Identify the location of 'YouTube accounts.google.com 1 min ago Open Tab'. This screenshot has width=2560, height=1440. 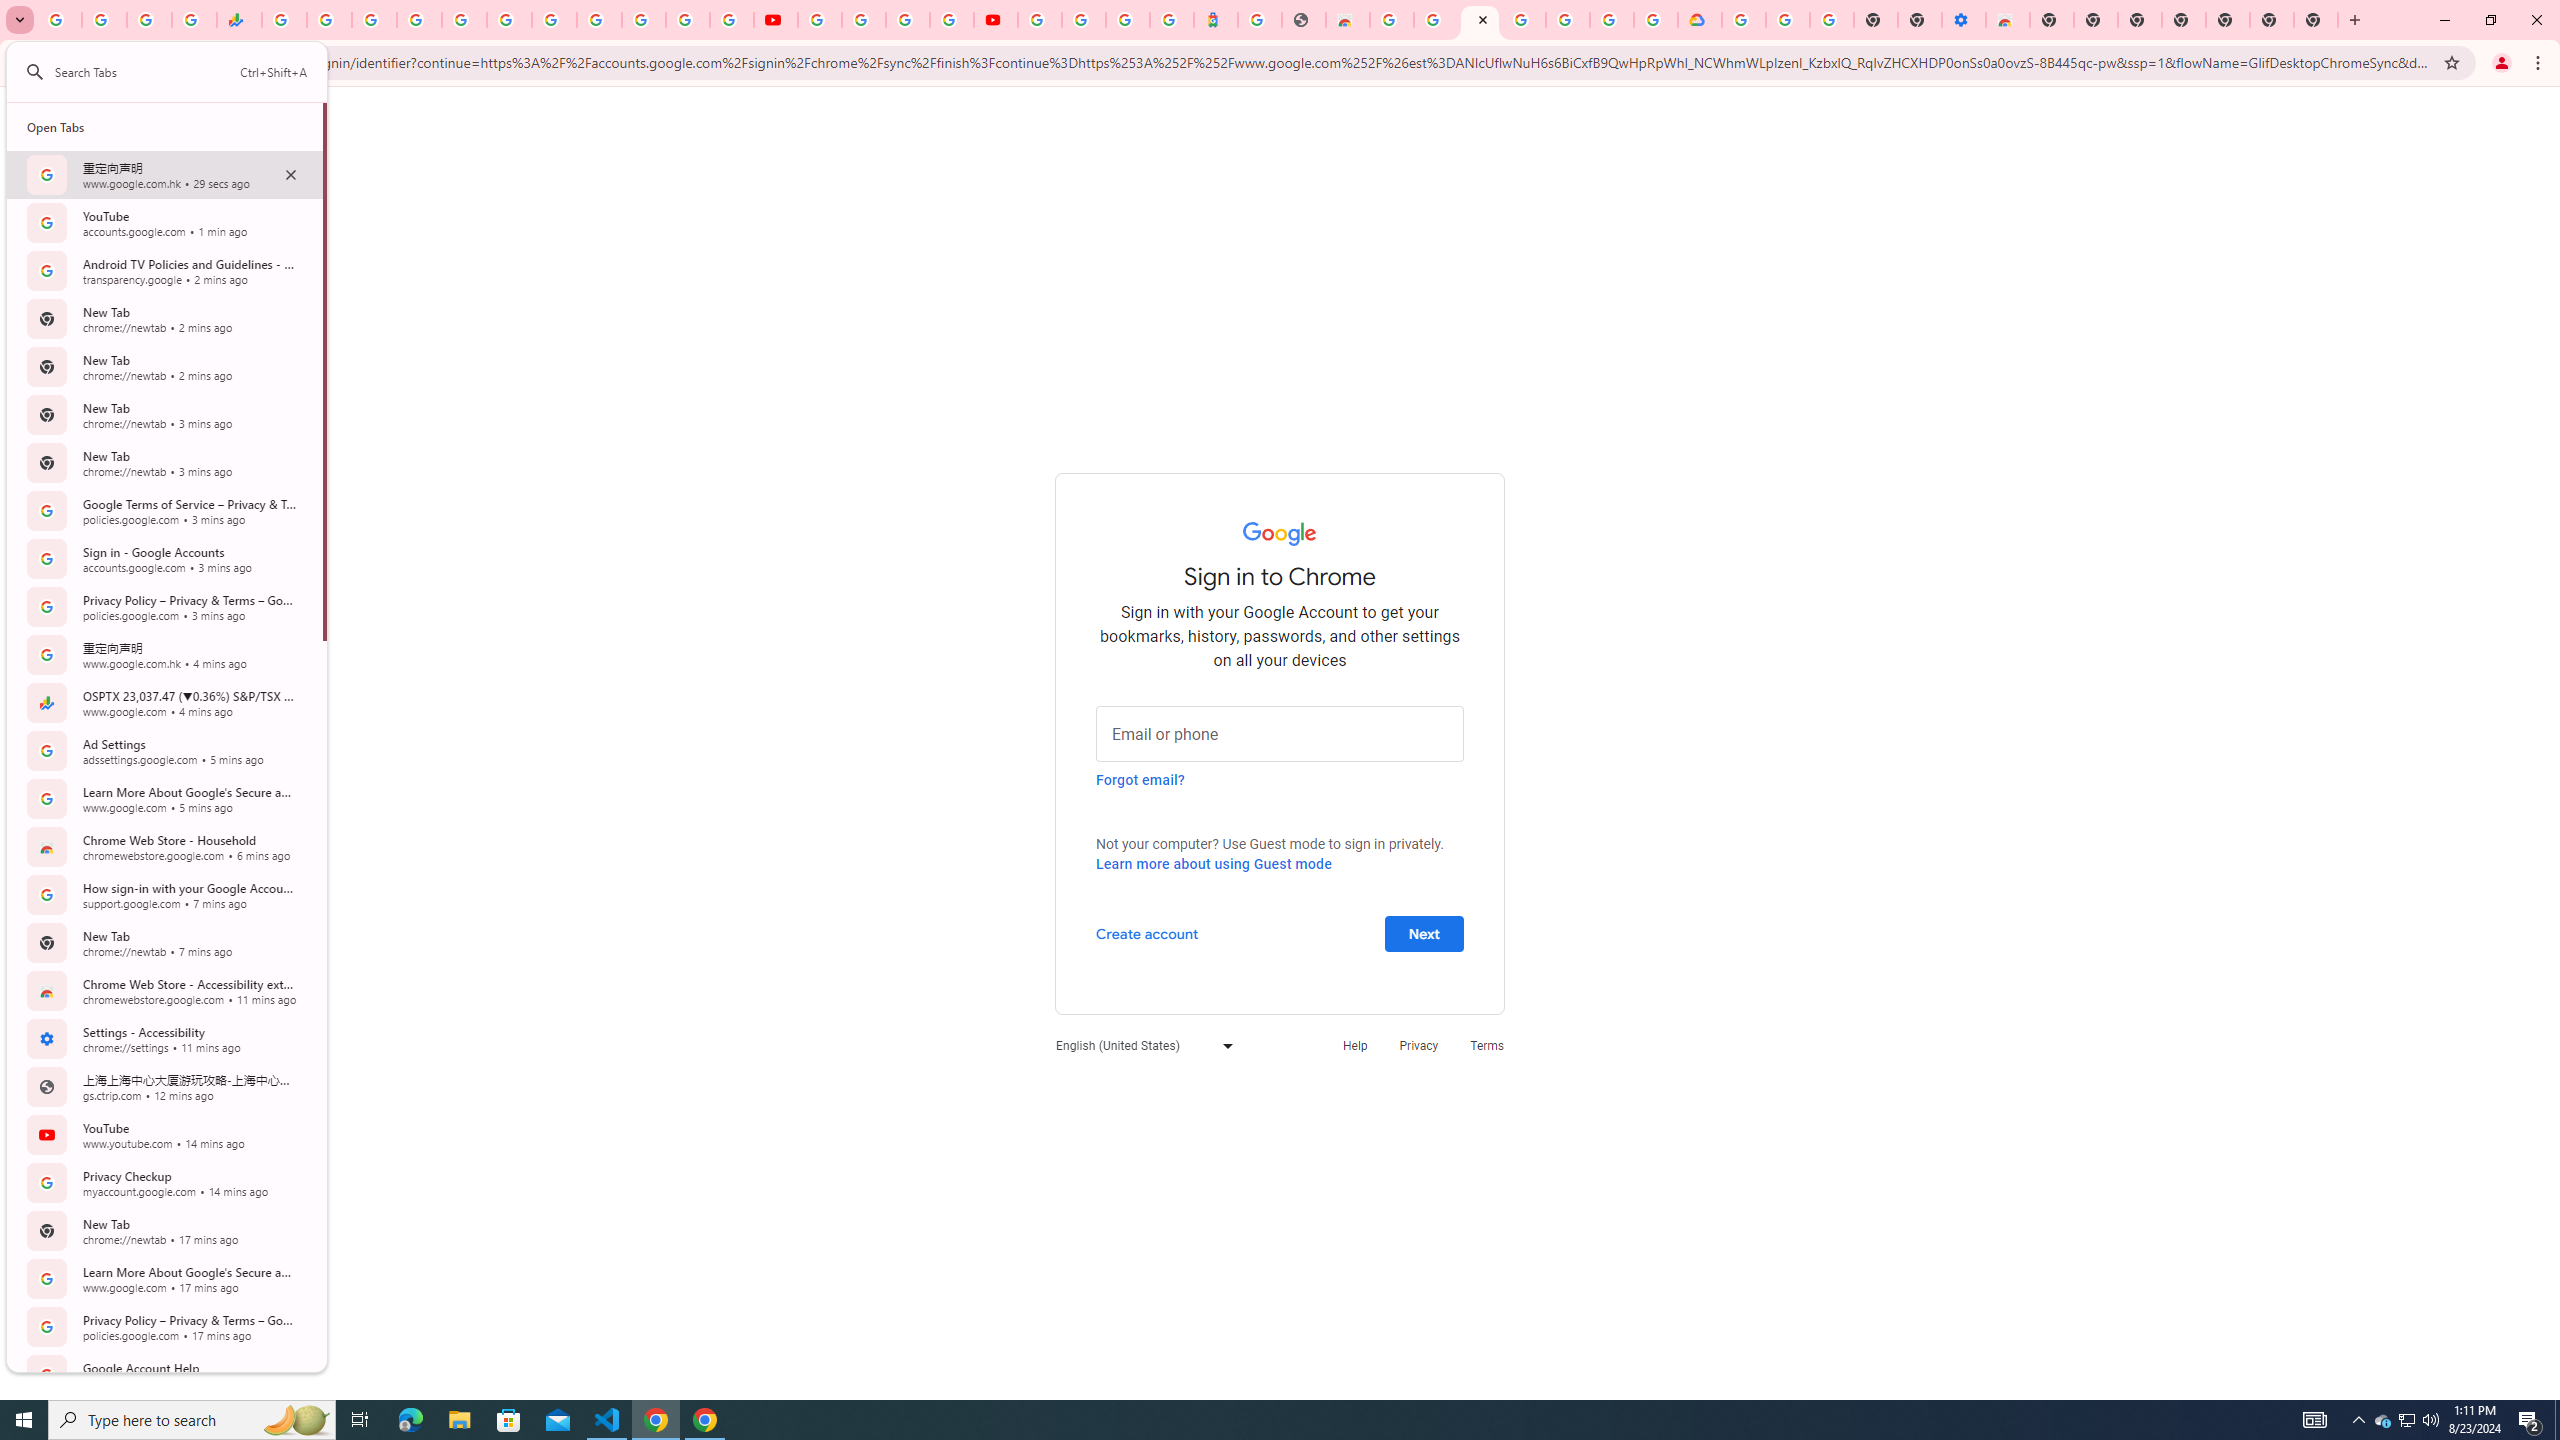
(164, 222).